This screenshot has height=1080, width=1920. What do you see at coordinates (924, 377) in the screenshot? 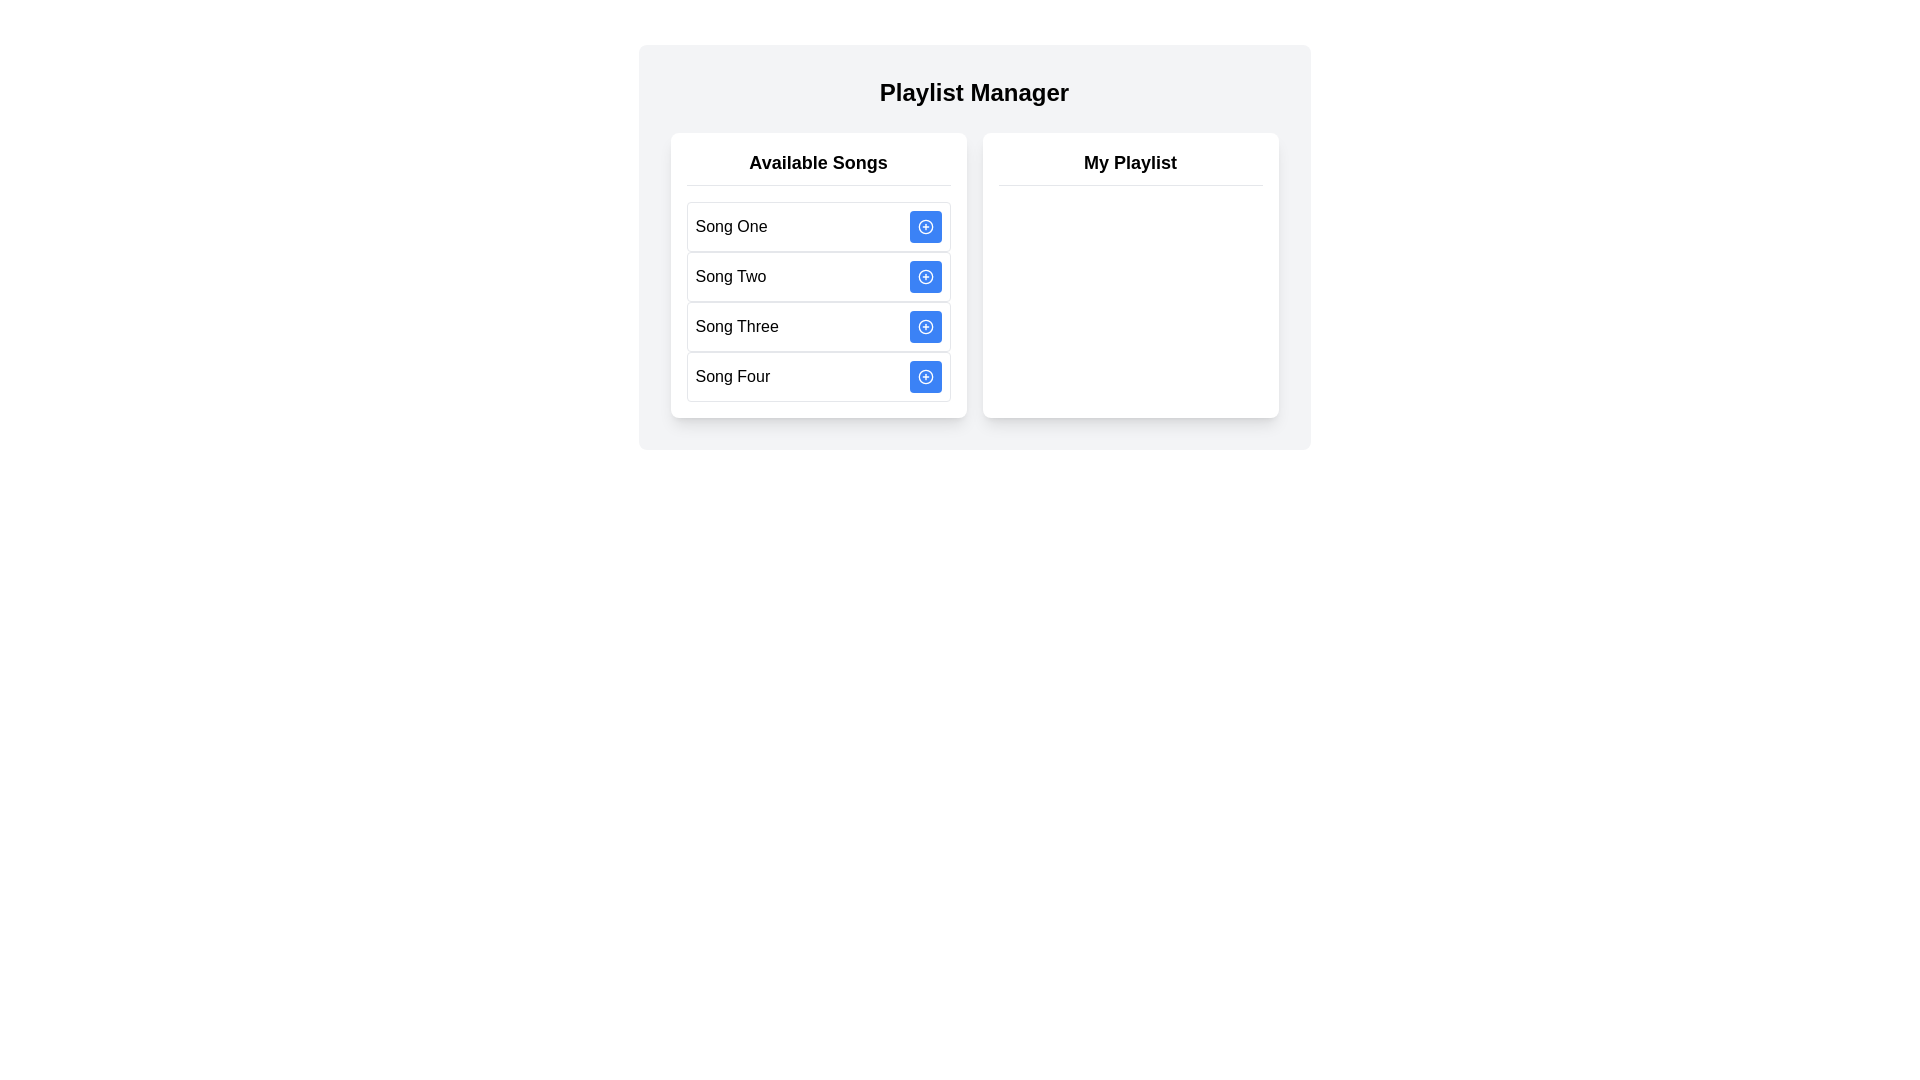
I see `'Add' button next to the song titled Song Four to add it to the playlist` at bounding box center [924, 377].